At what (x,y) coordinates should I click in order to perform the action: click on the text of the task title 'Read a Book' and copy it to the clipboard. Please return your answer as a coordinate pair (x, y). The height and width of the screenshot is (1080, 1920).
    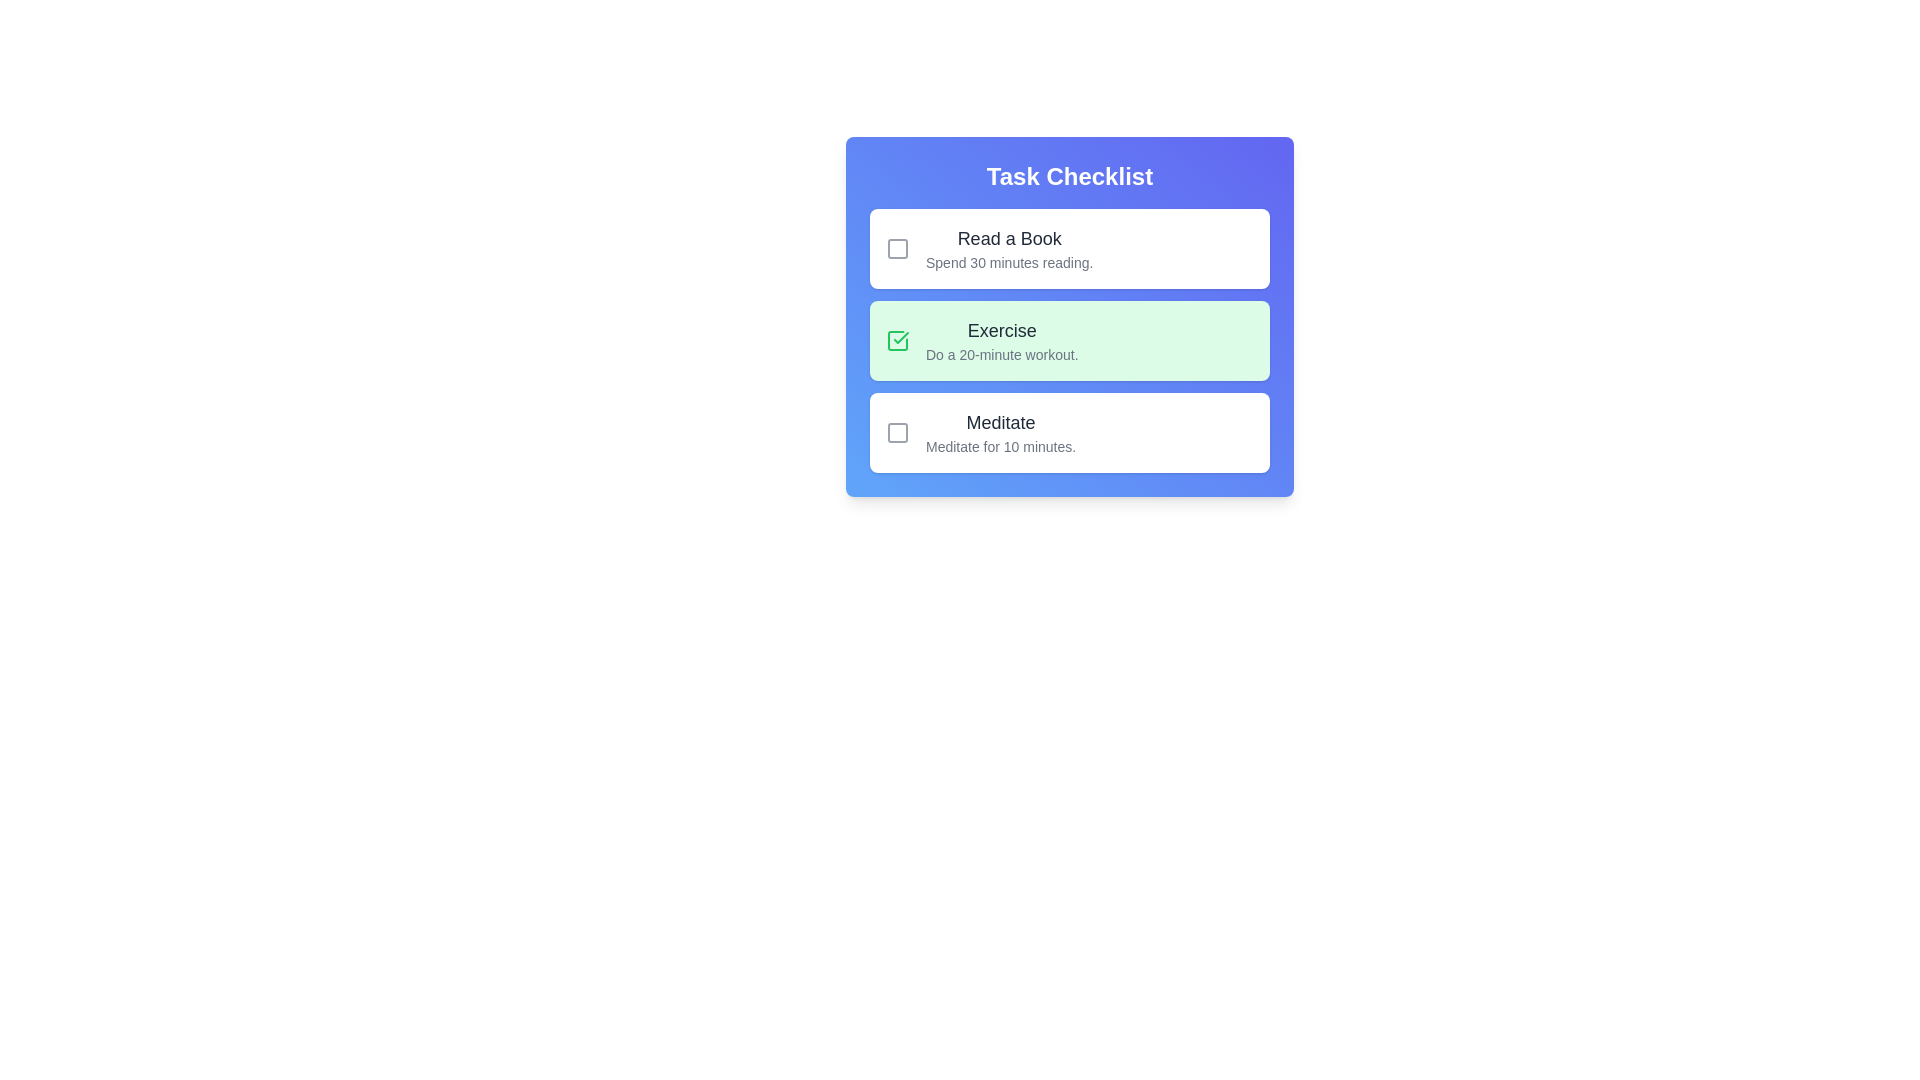
    Looking at the image, I should click on (1008, 238).